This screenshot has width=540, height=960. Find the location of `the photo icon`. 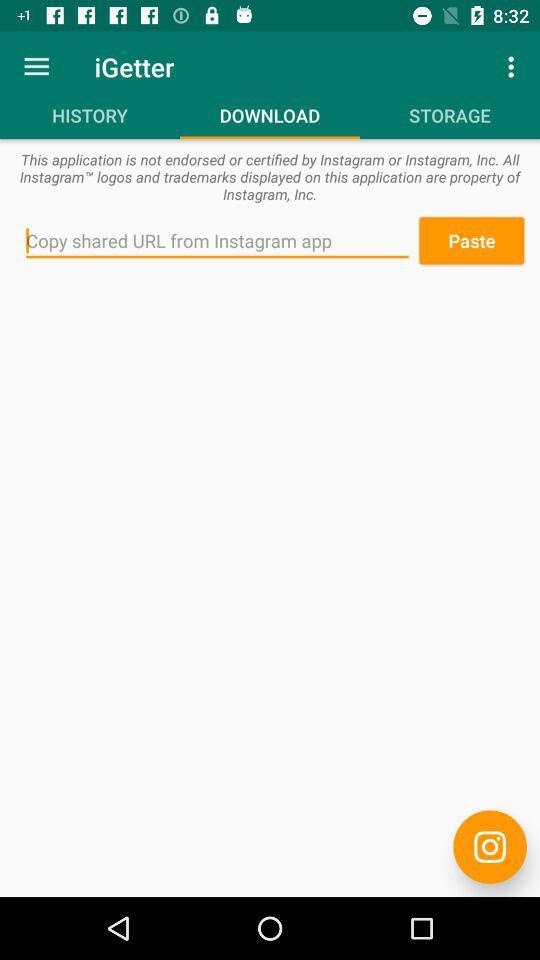

the photo icon is located at coordinates (489, 846).